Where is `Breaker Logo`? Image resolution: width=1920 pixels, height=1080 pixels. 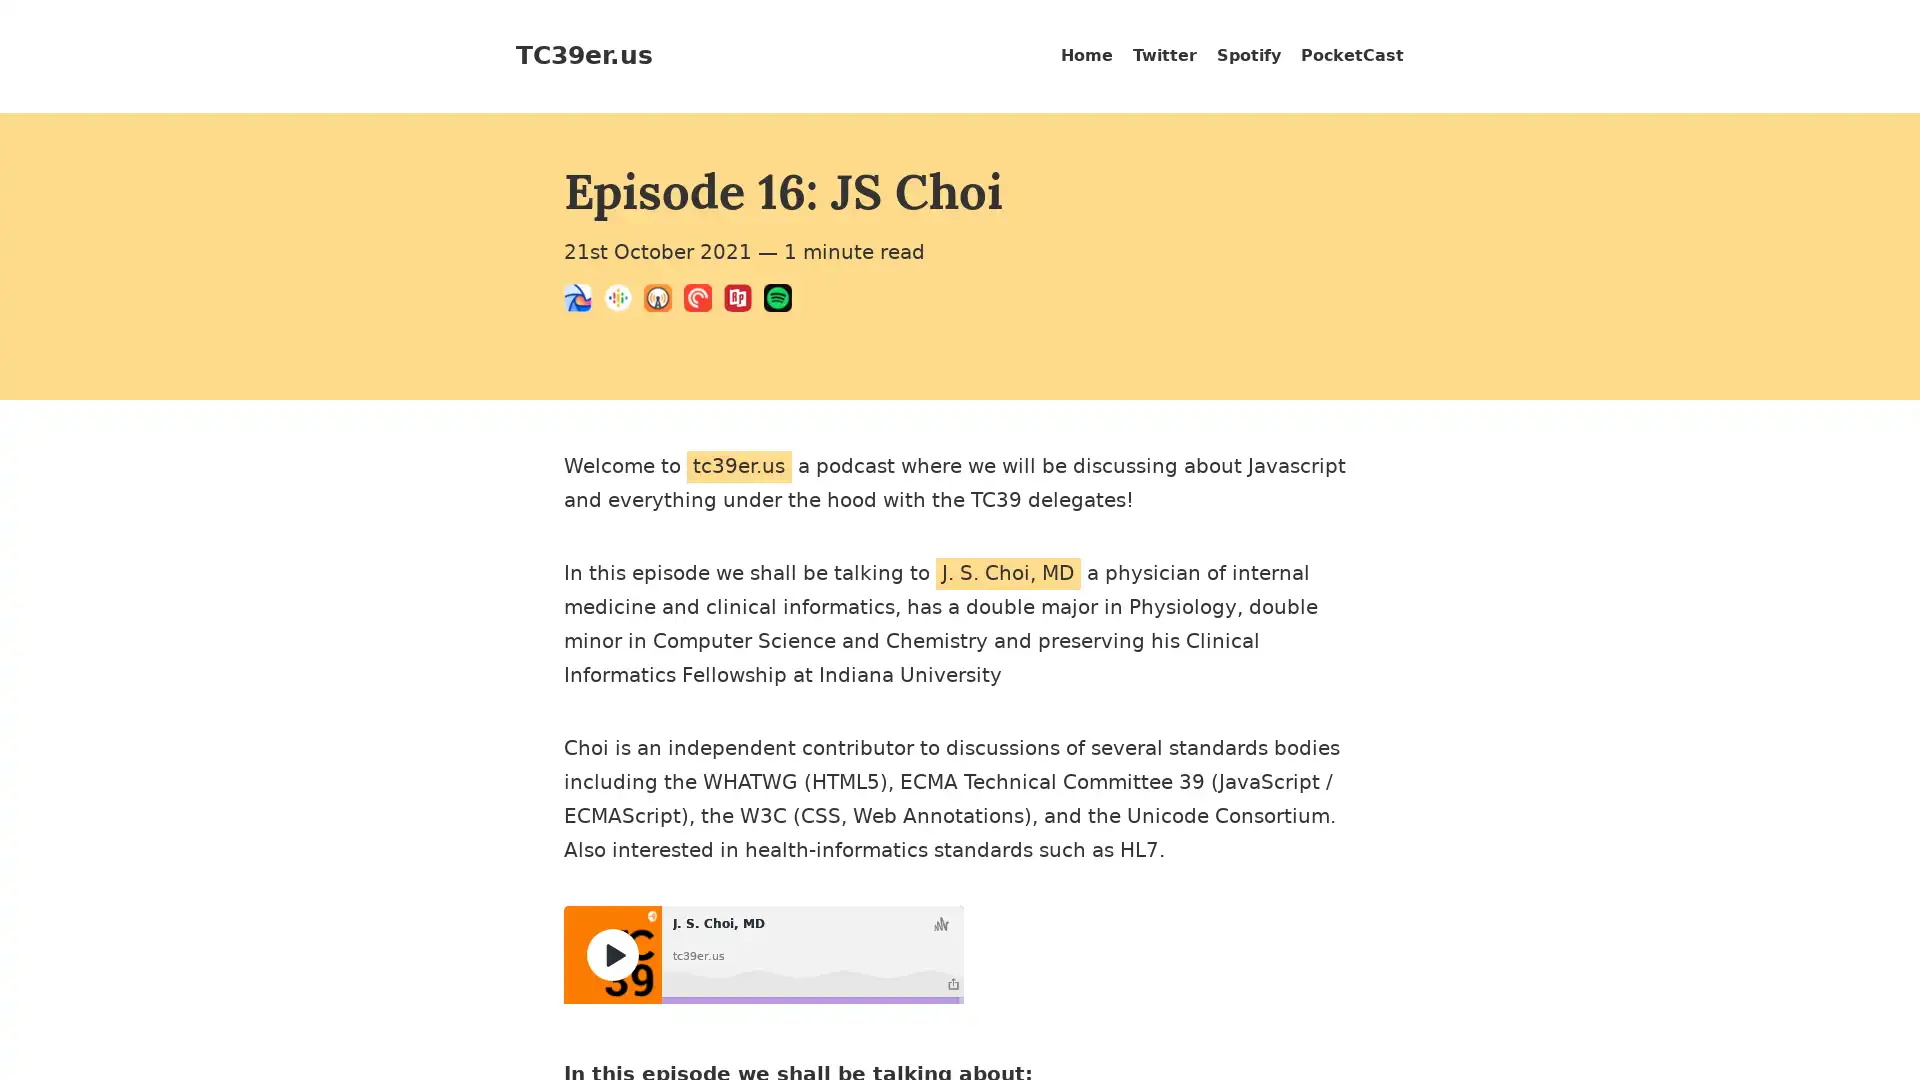
Breaker Logo is located at coordinates (583, 301).